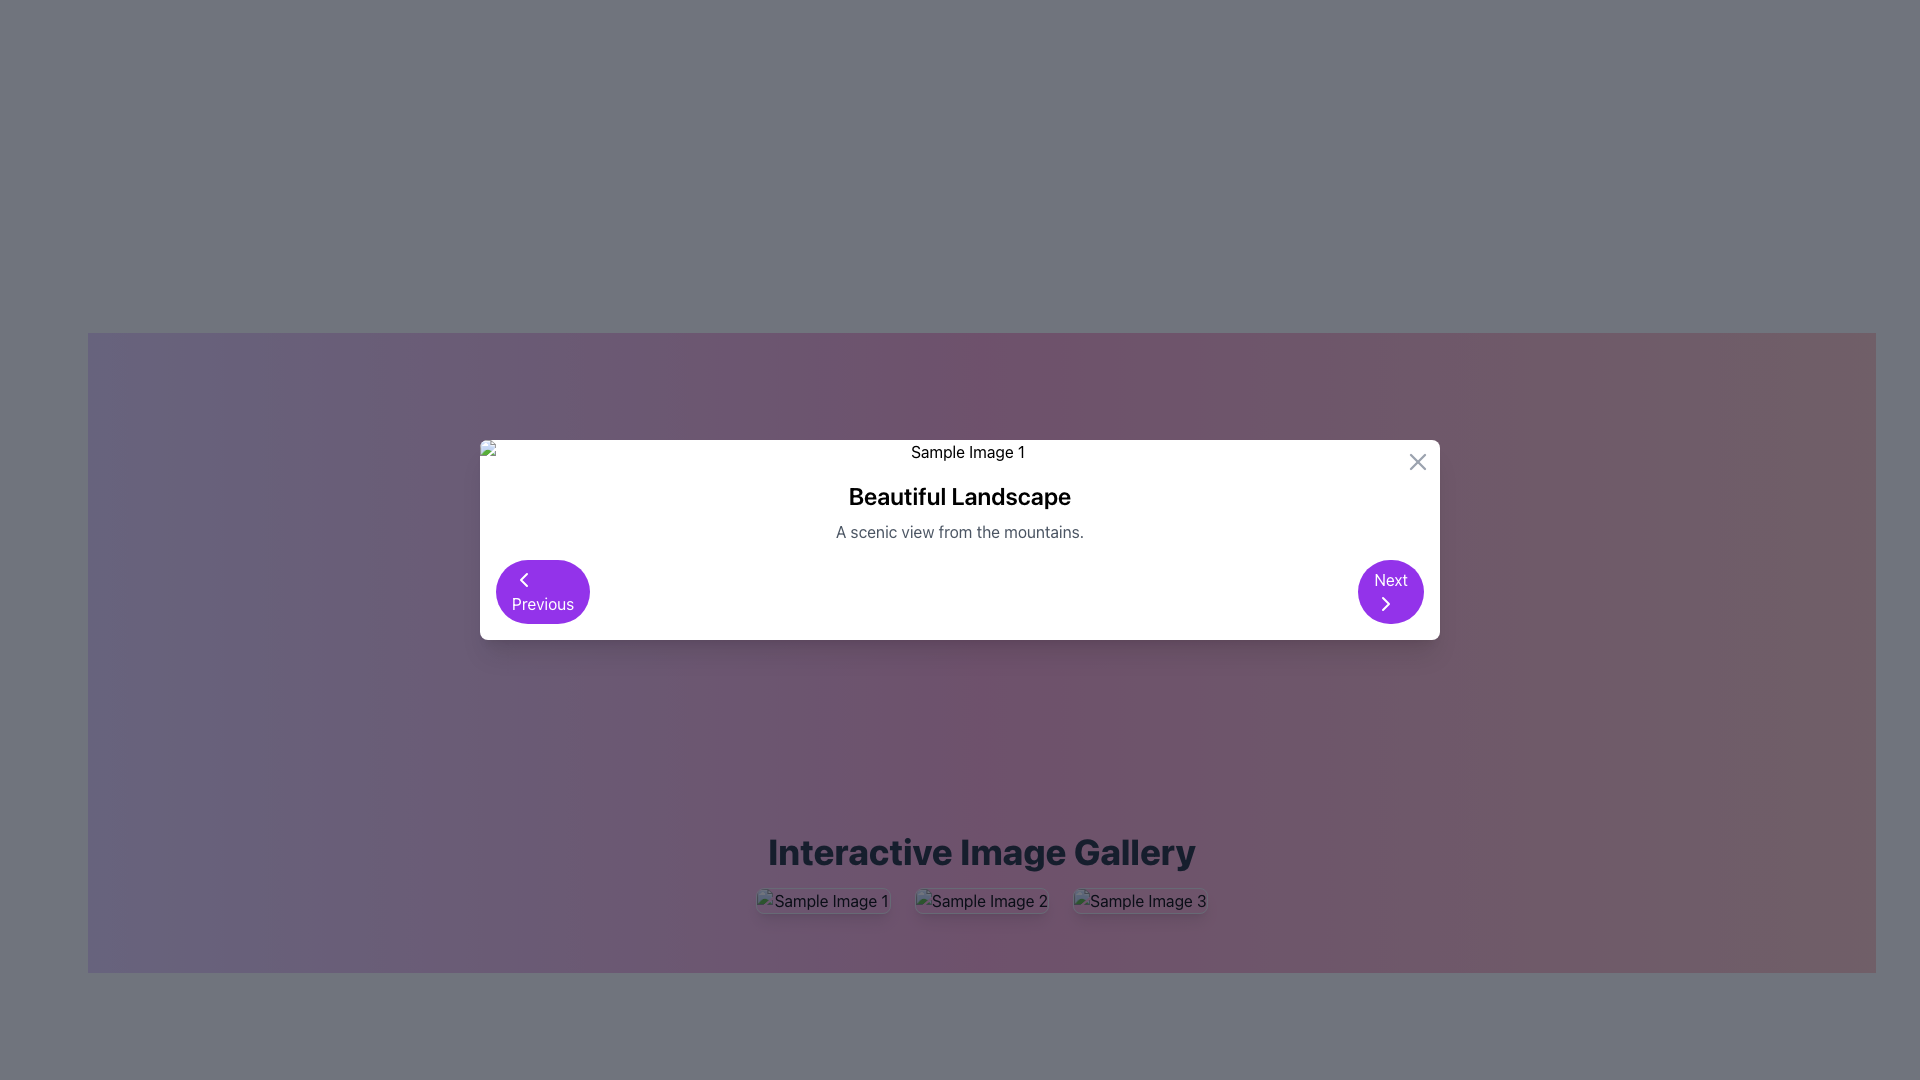  What do you see at coordinates (1140, 901) in the screenshot?
I see `the image thumbnail labeled 'Sample Image 3' to trigger style changes` at bounding box center [1140, 901].